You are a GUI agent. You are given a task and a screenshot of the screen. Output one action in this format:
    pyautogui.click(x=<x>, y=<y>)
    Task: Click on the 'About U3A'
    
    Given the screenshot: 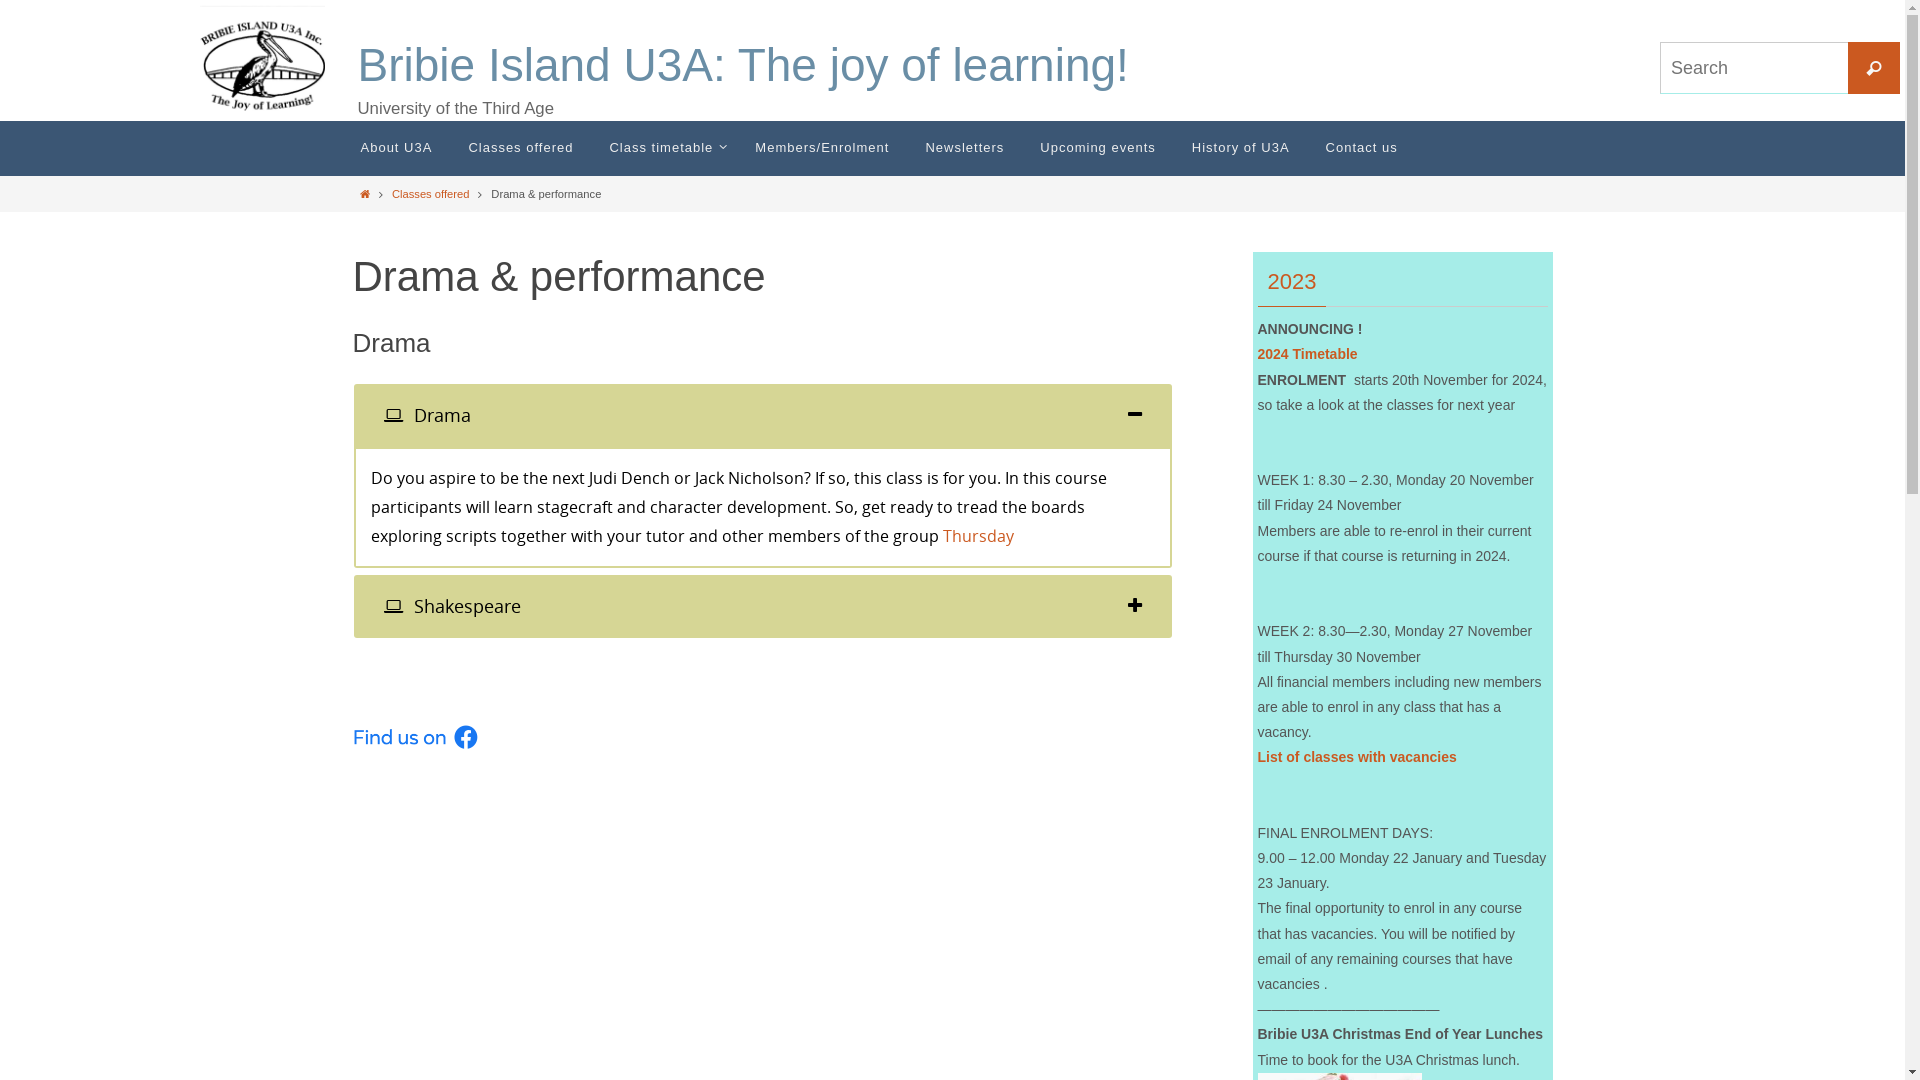 What is the action you would take?
    pyautogui.click(x=395, y=147)
    